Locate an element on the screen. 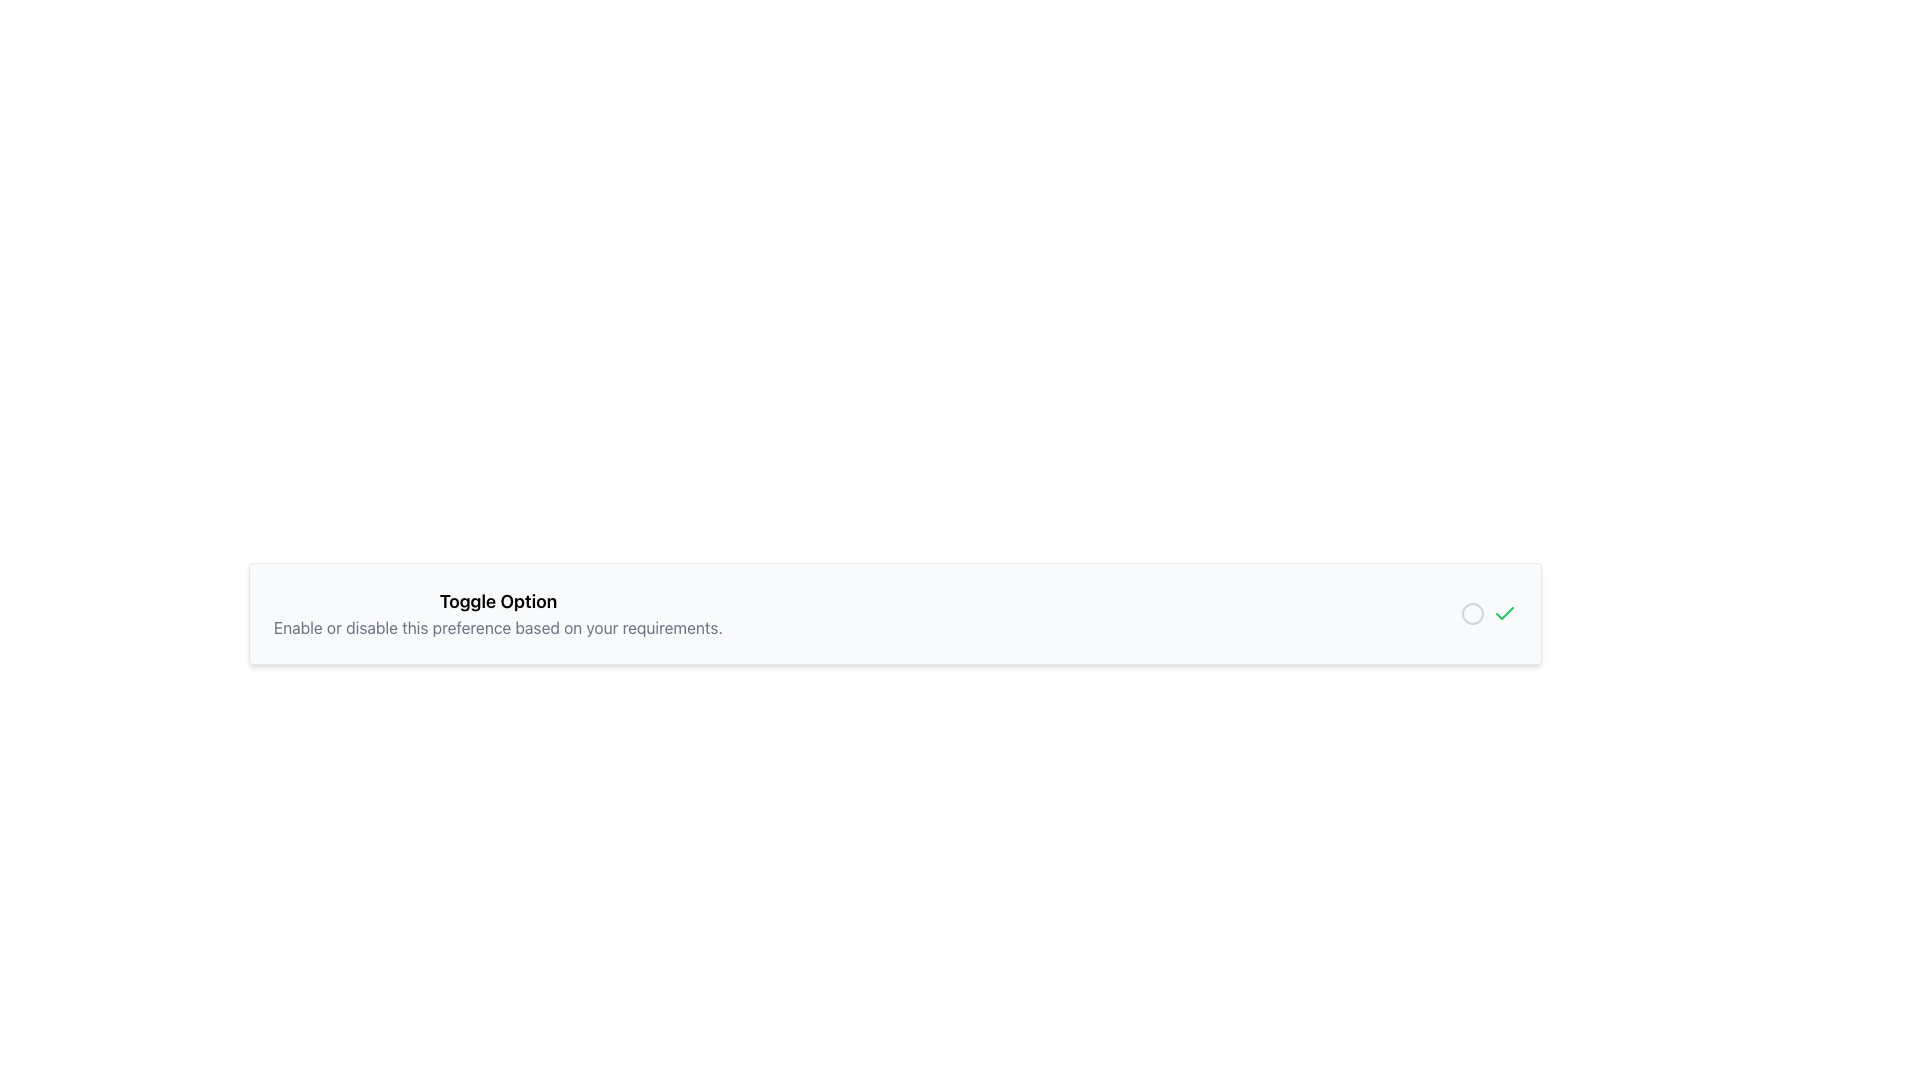  the circle shape object within the SVG graphic, located on the right side of the toggle-option interface is located at coordinates (1473, 612).